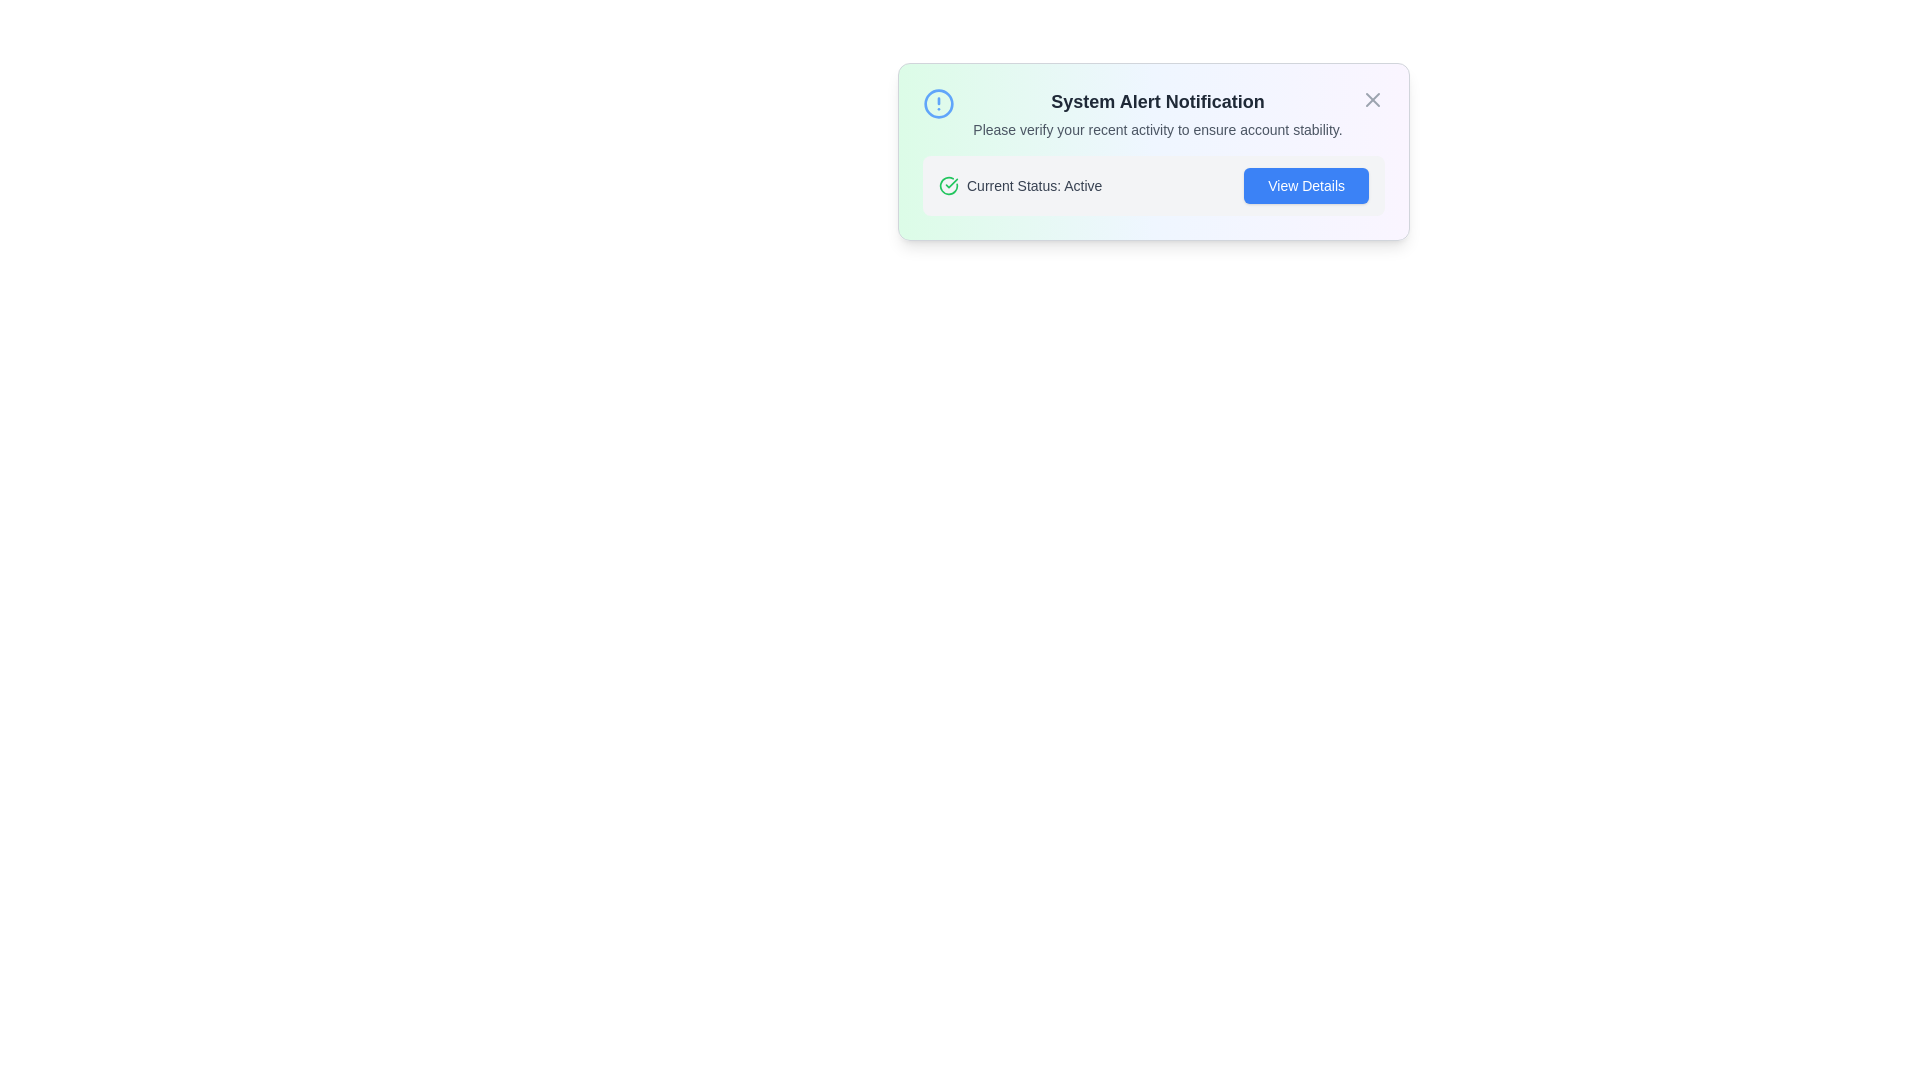  Describe the element at coordinates (1371, 100) in the screenshot. I see `the close button to dismiss the notification` at that location.